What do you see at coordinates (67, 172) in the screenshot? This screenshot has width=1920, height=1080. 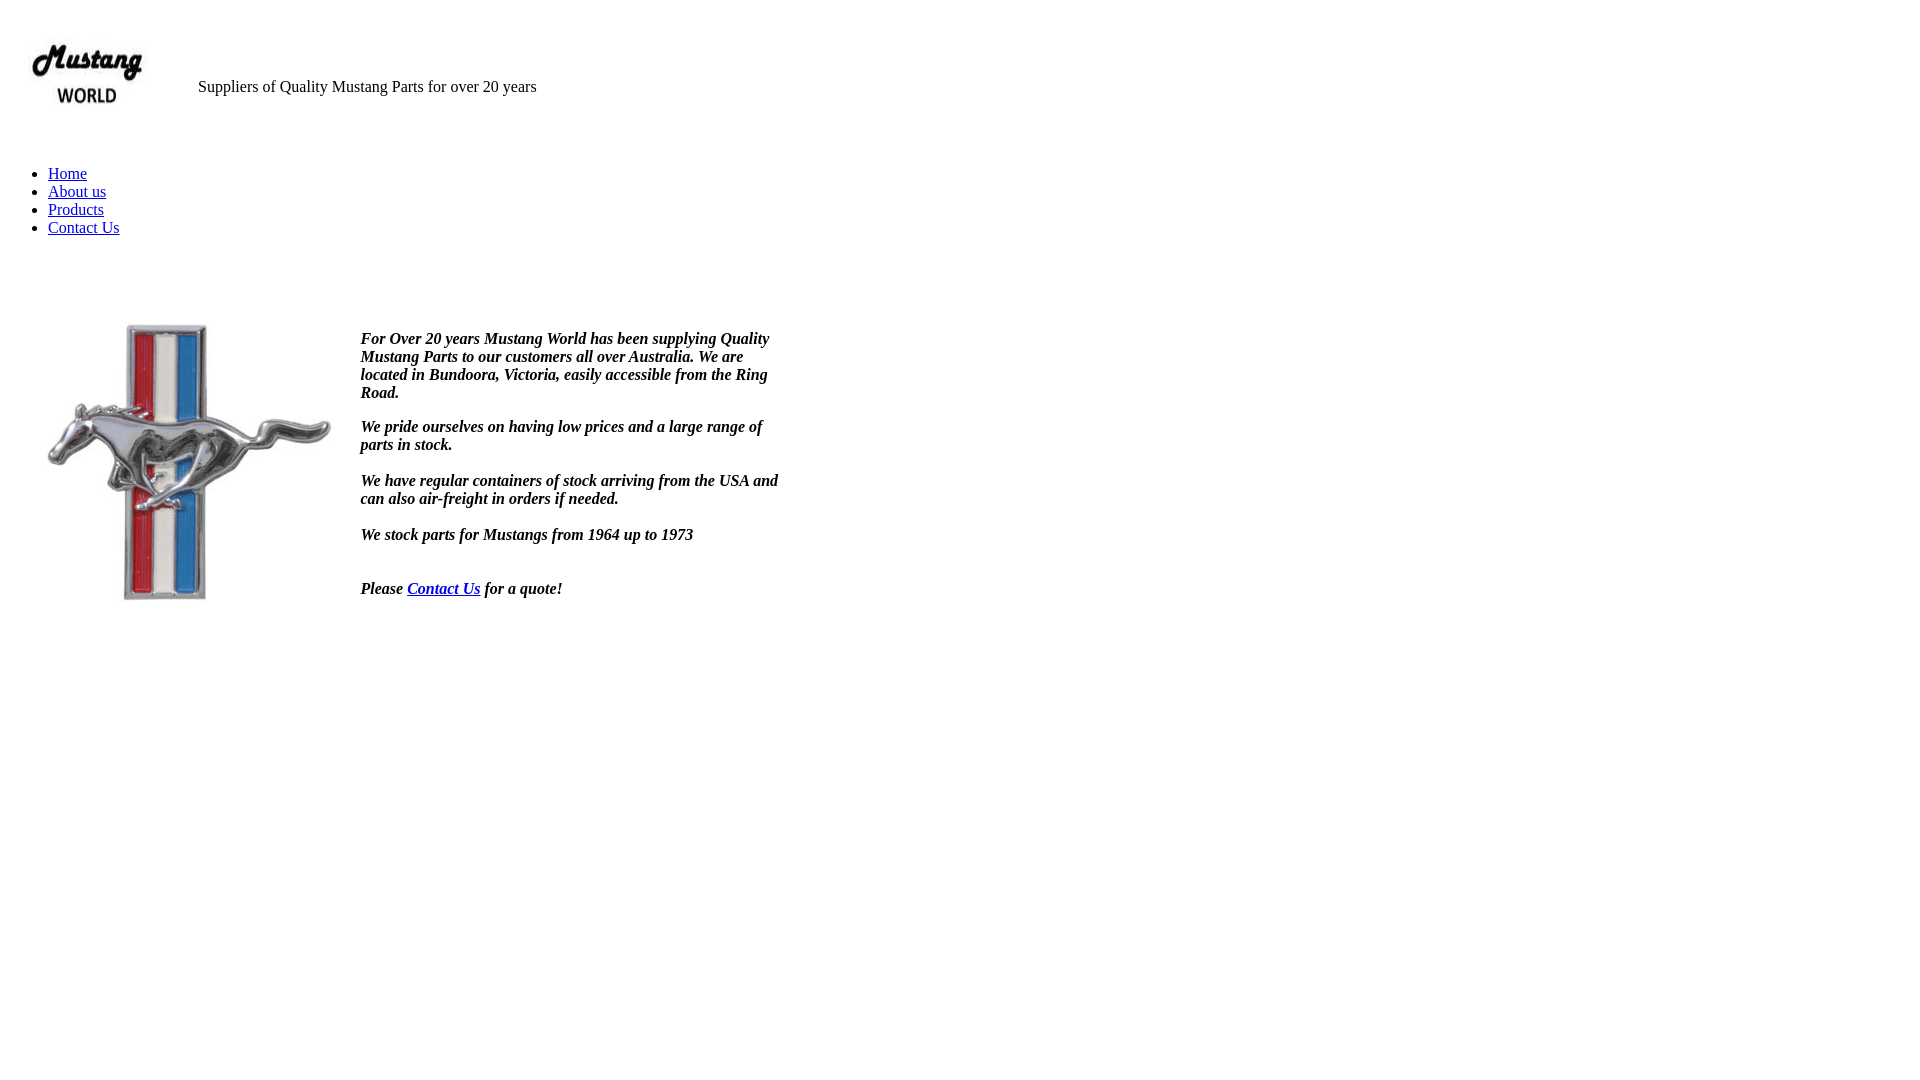 I see `'Home'` at bounding box center [67, 172].